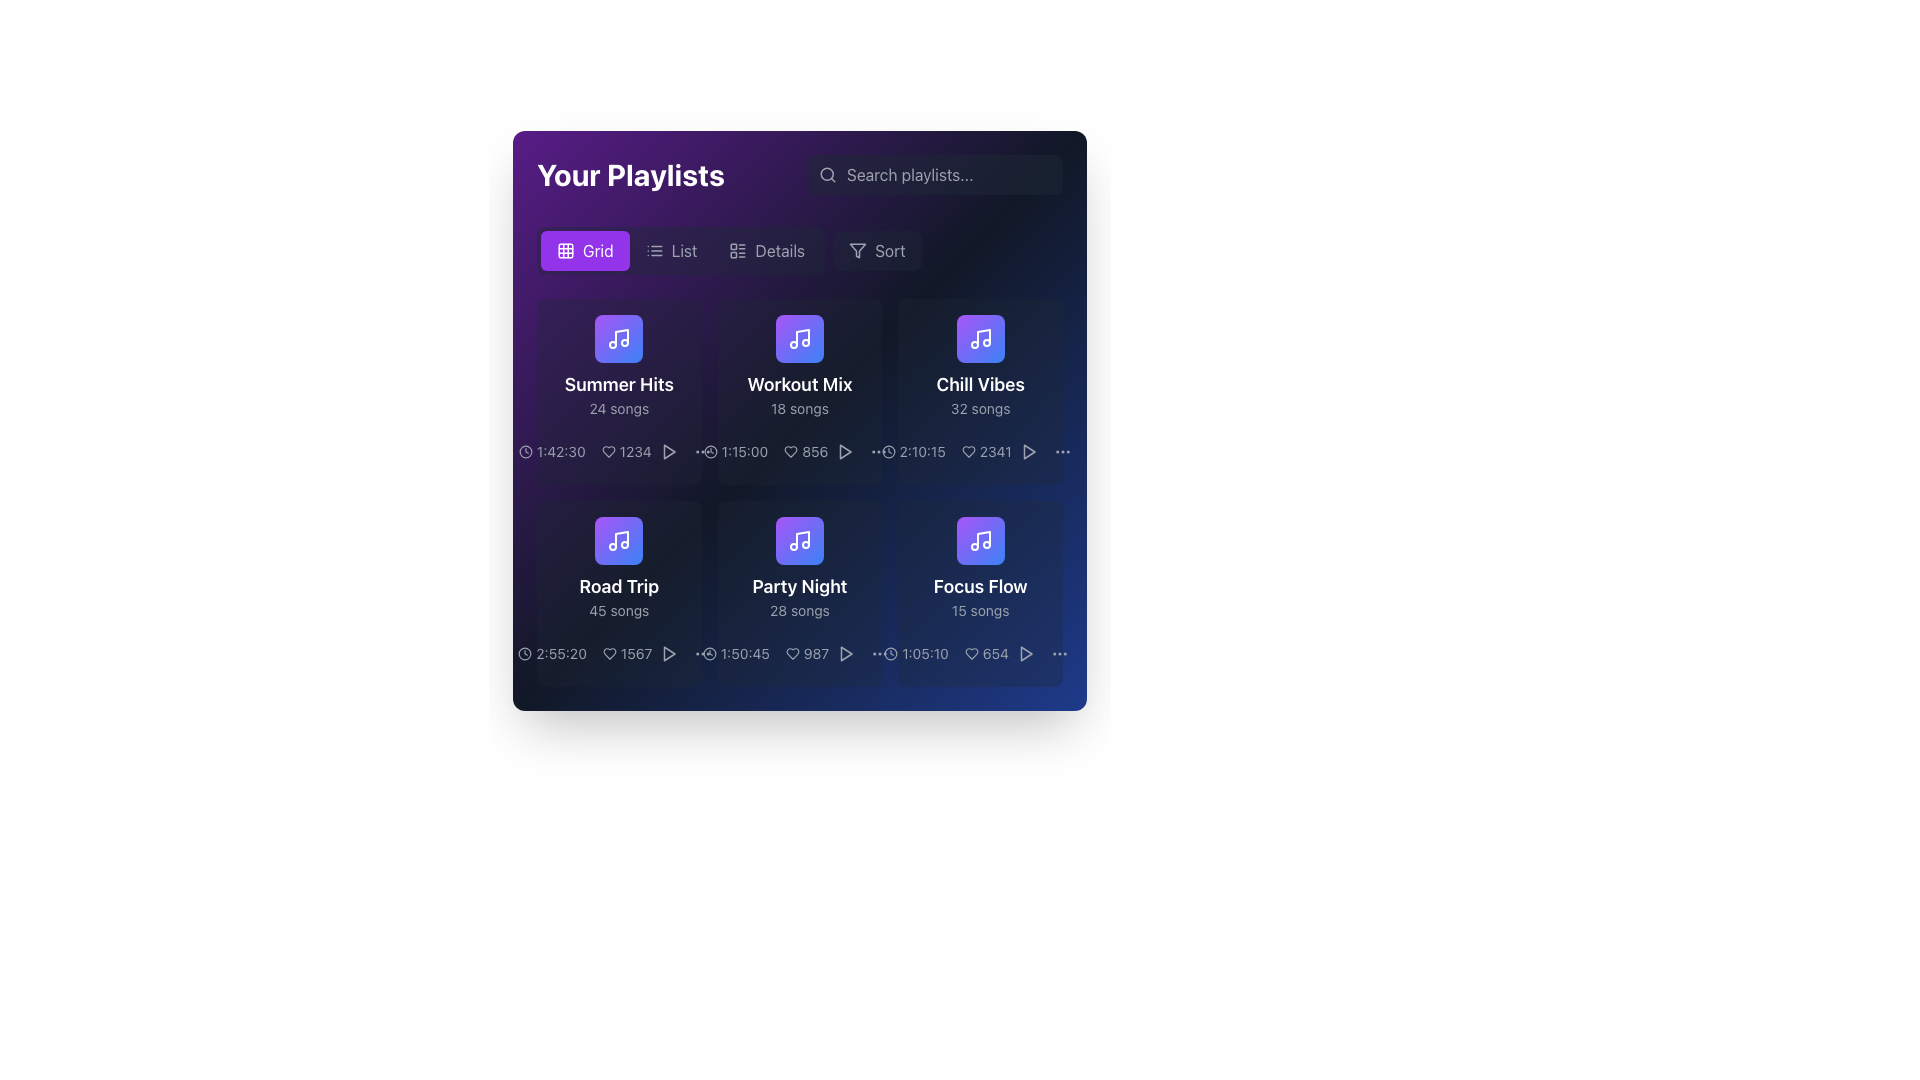 The width and height of the screenshot is (1920, 1080). What do you see at coordinates (702, 451) in the screenshot?
I see `the third interactive circular button located under the second playlist tile ('Workout Mix')` at bounding box center [702, 451].